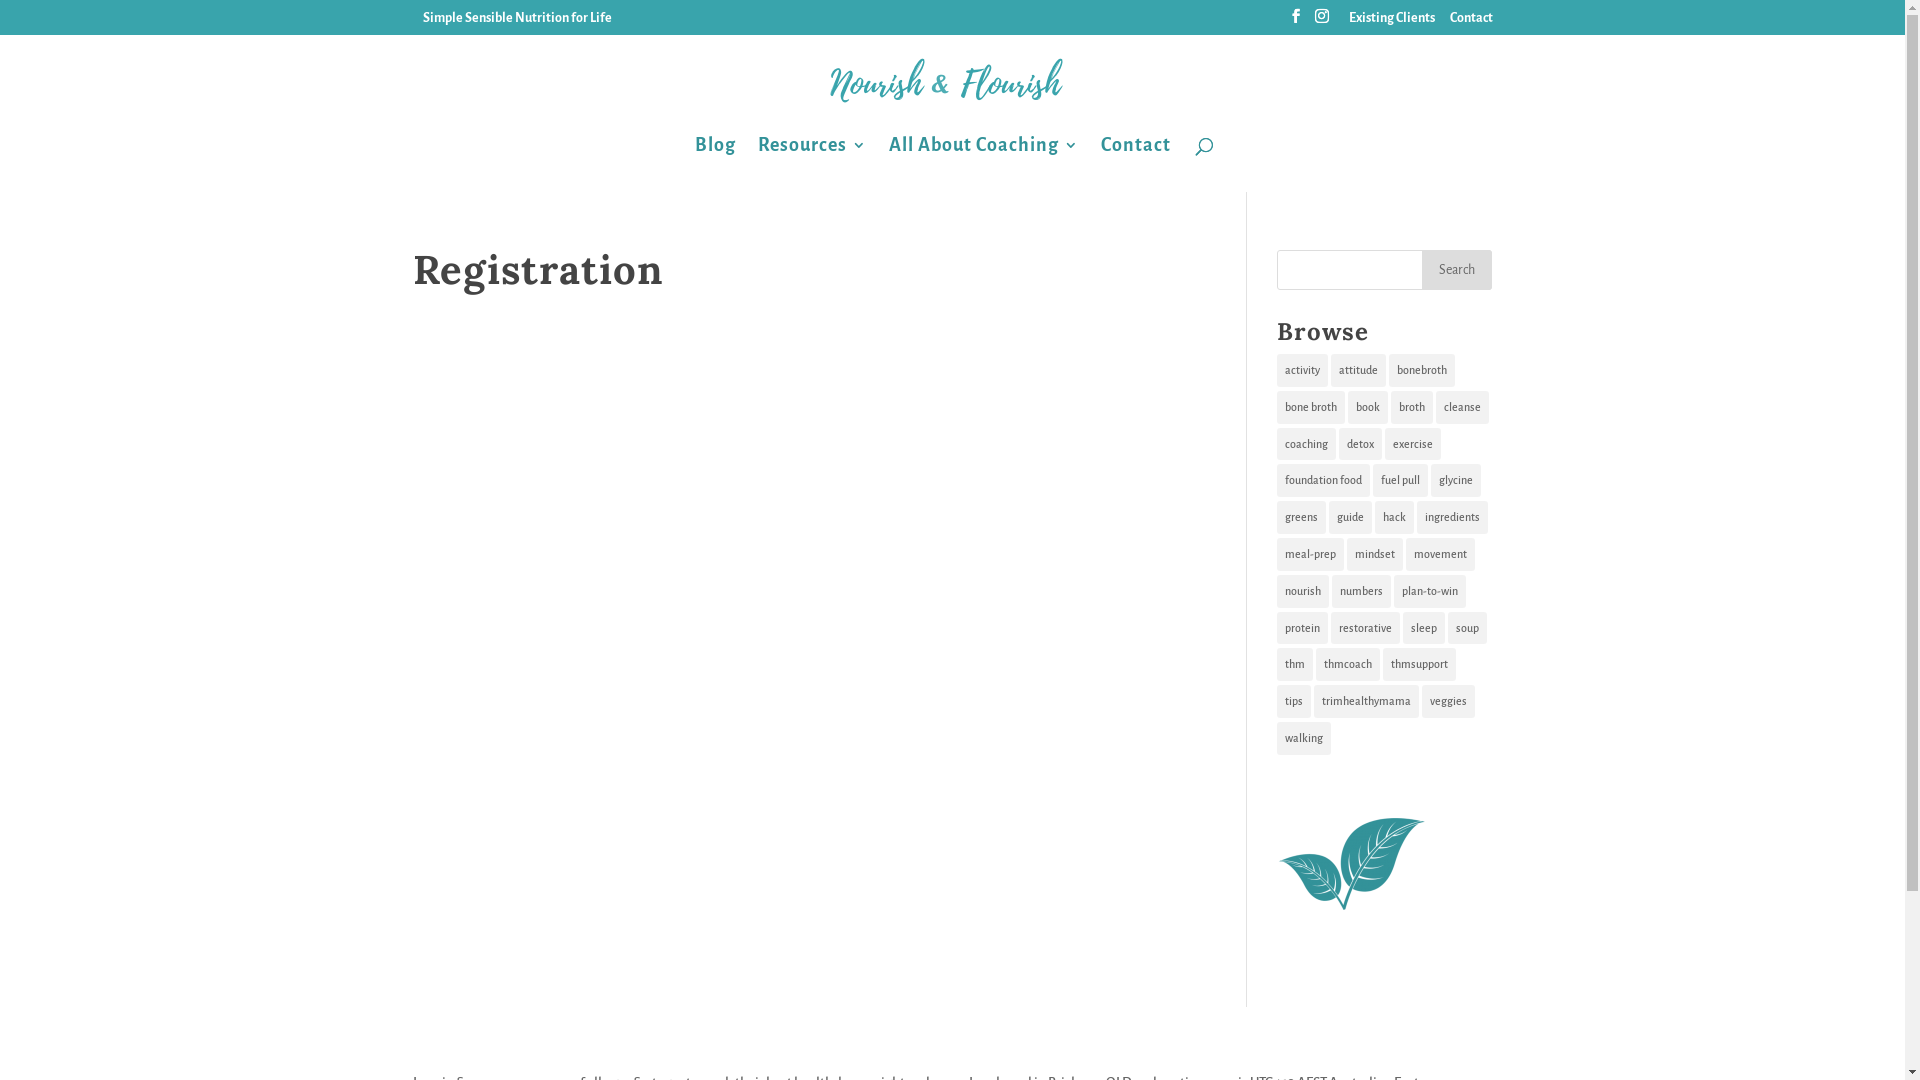  What do you see at coordinates (1275, 516) in the screenshot?
I see `'greens'` at bounding box center [1275, 516].